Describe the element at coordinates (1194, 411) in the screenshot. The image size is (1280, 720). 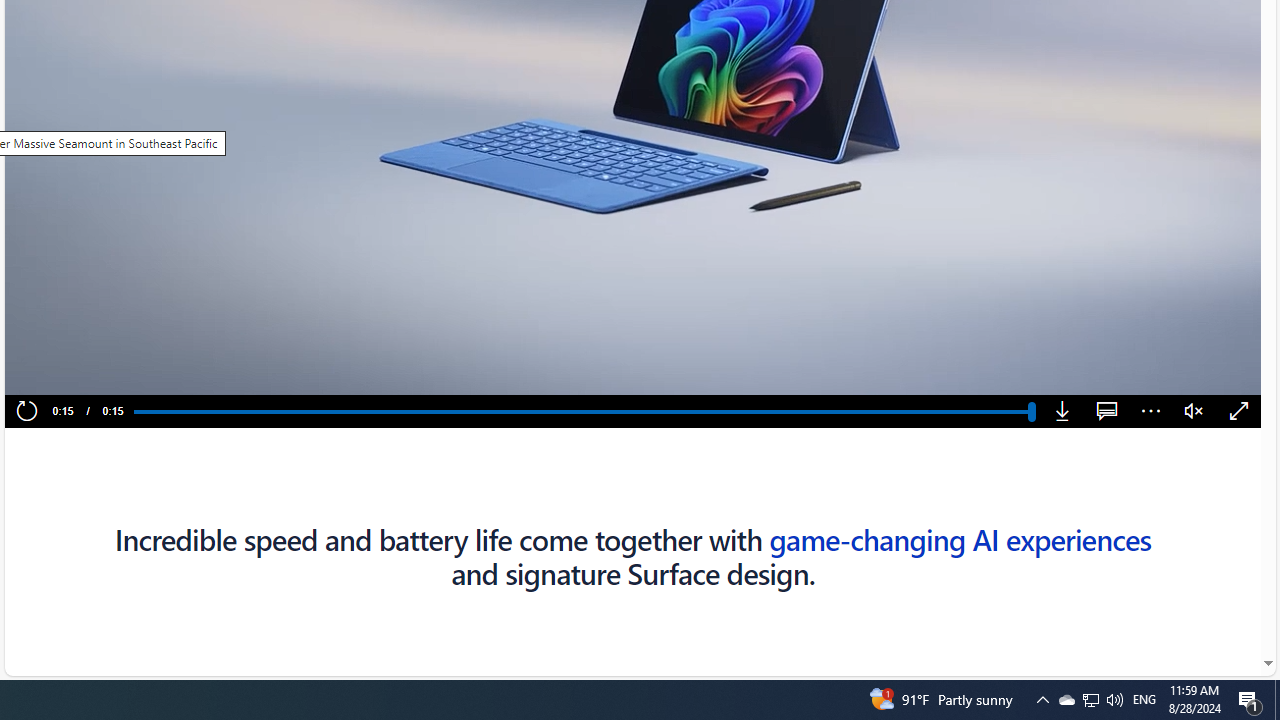
I see `'Unmute'` at that location.